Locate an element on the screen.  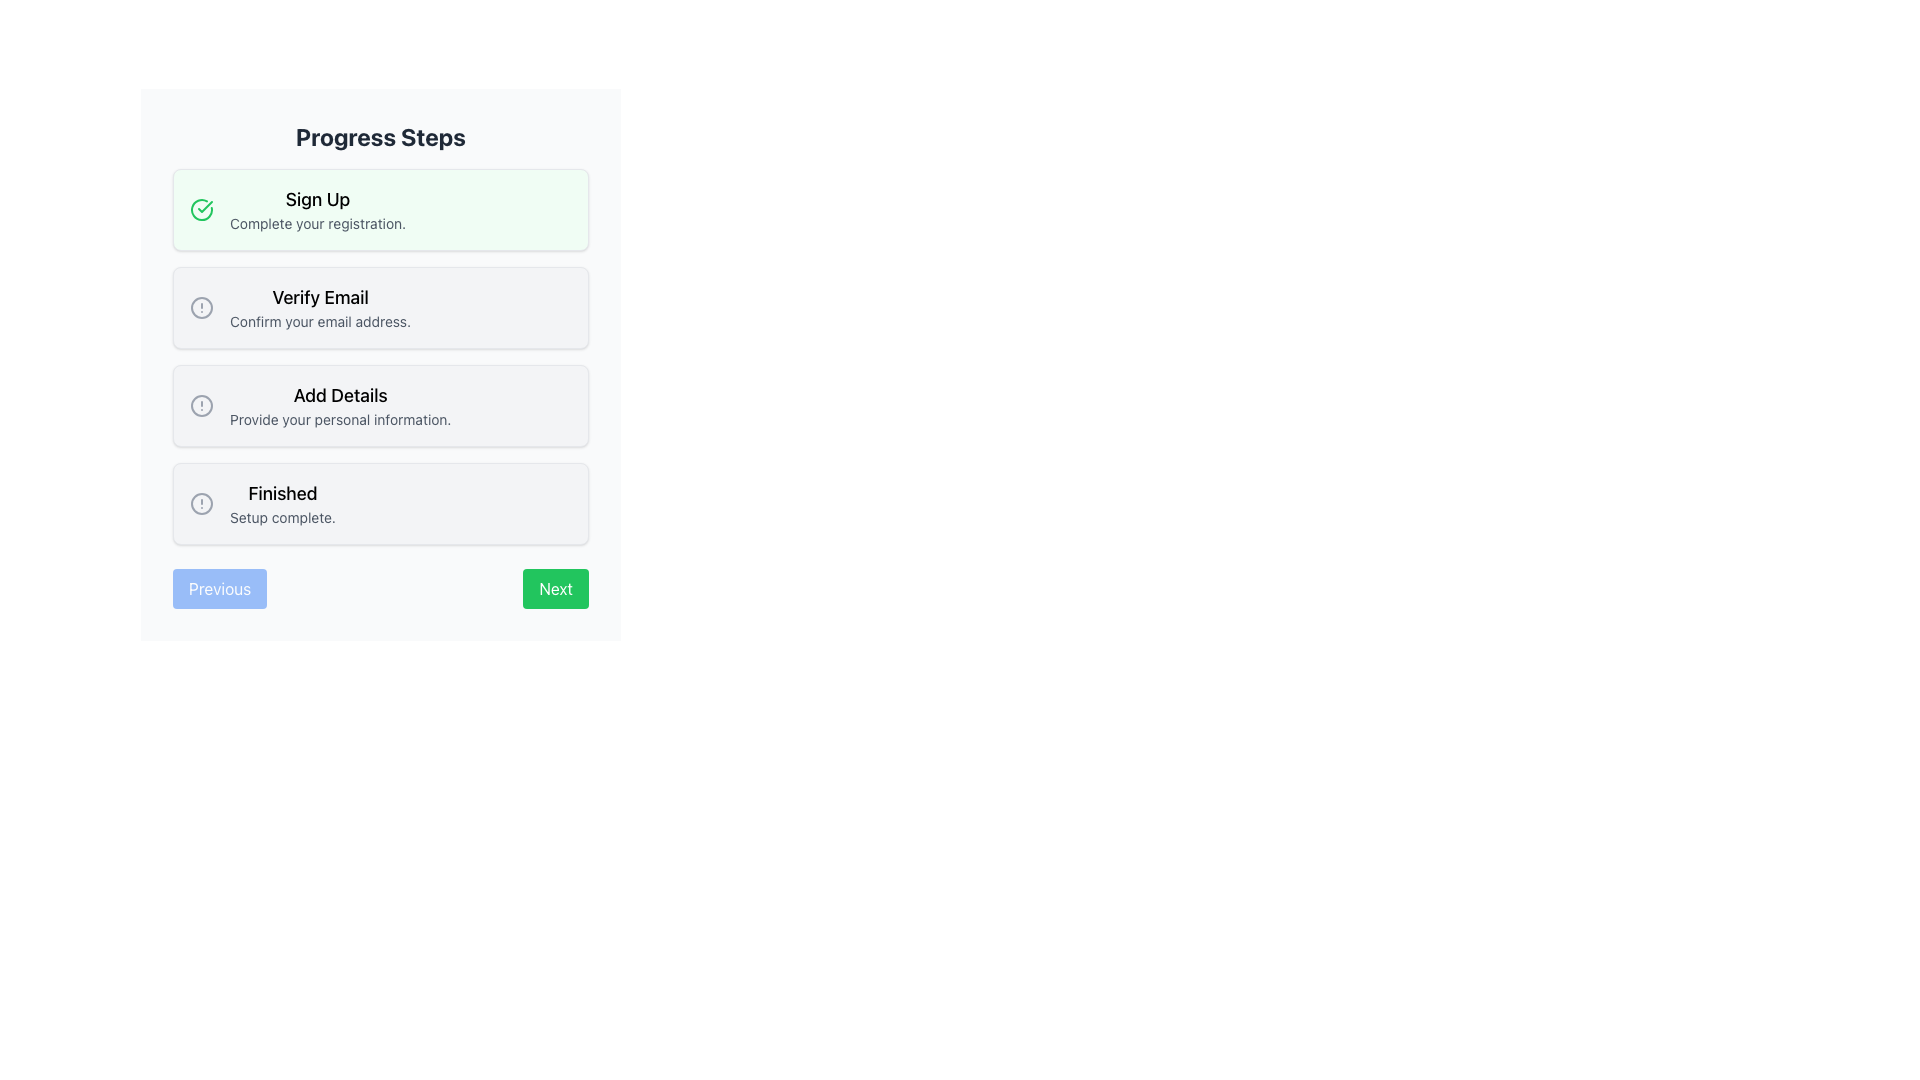
the 'Verify Email' text label, which displays the text in bold and larger font, positioned at the top of the step box within the second step of a vertical sequence is located at coordinates (320, 297).